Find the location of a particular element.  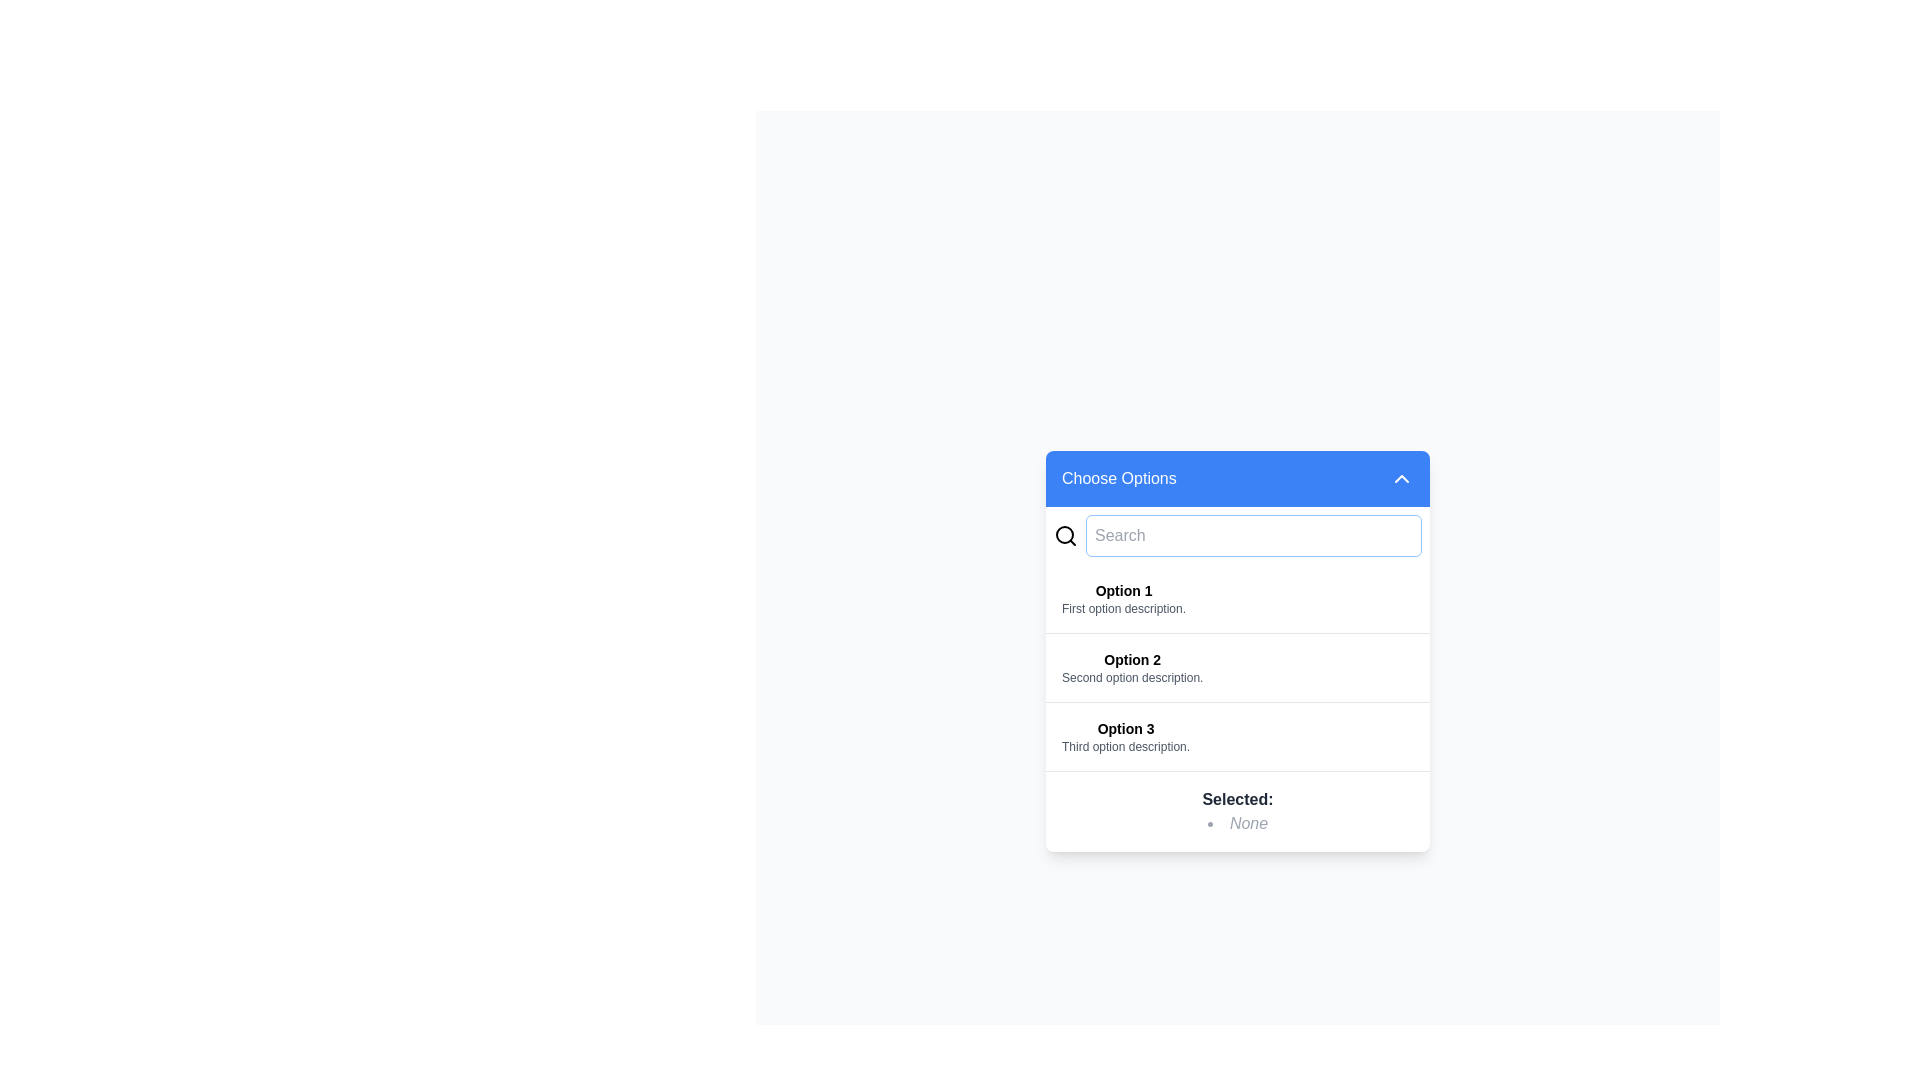

to select 'Option 2' from the dropdown menu, which is the second selectable option positioned between 'Option 1' and 'Option 3' is located at coordinates (1132, 667).